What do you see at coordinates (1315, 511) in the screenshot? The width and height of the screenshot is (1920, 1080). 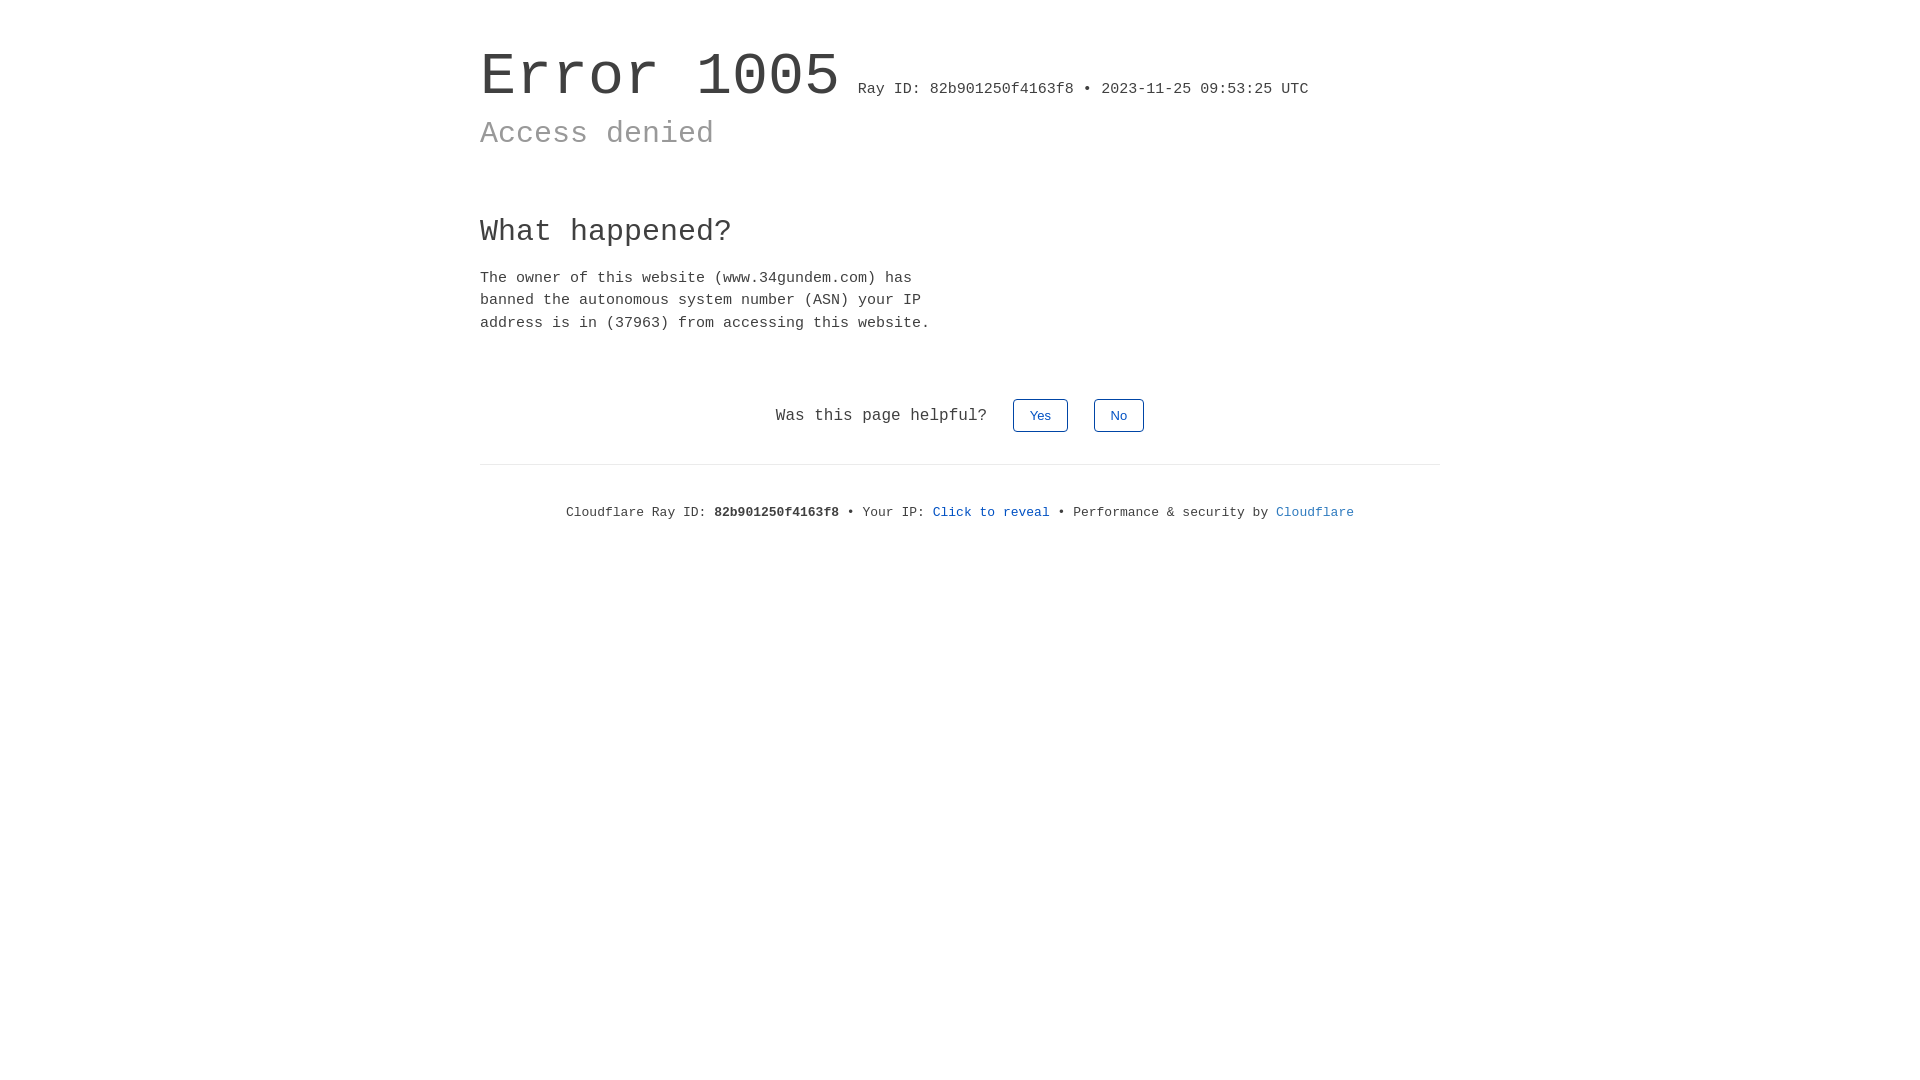 I see `'Cloudflare'` at bounding box center [1315, 511].